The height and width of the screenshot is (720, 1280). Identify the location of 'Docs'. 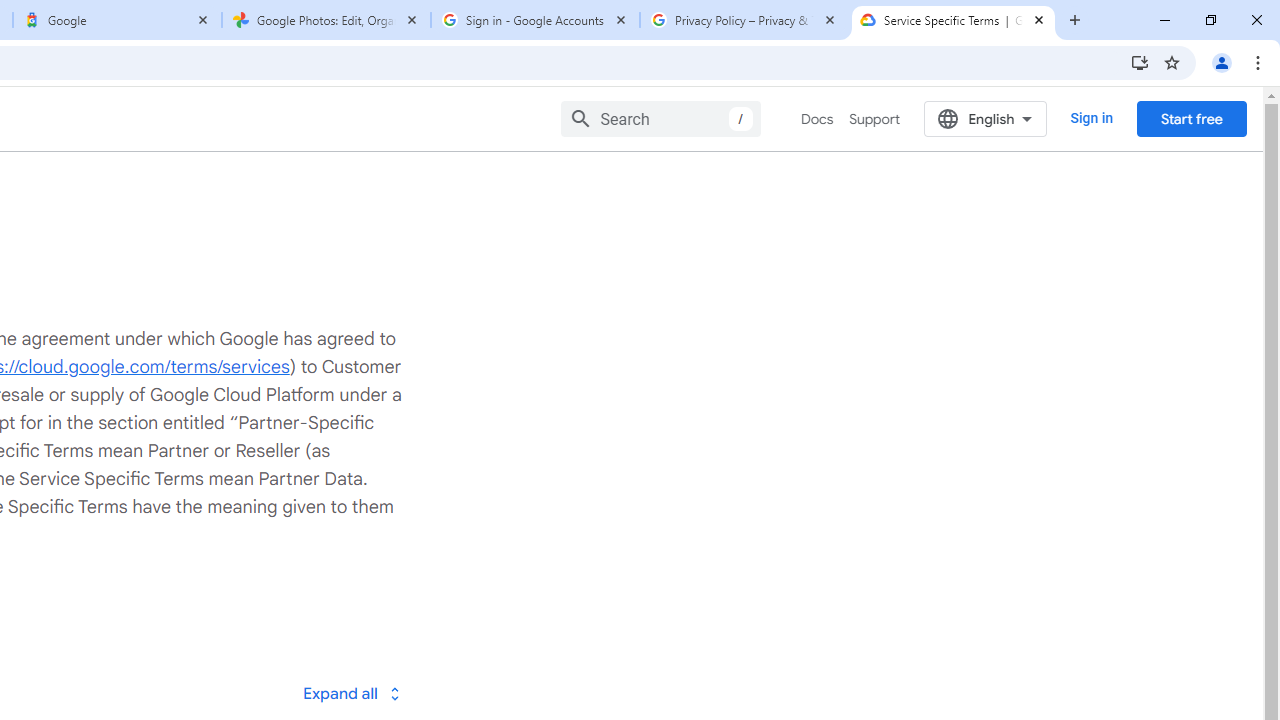
(817, 119).